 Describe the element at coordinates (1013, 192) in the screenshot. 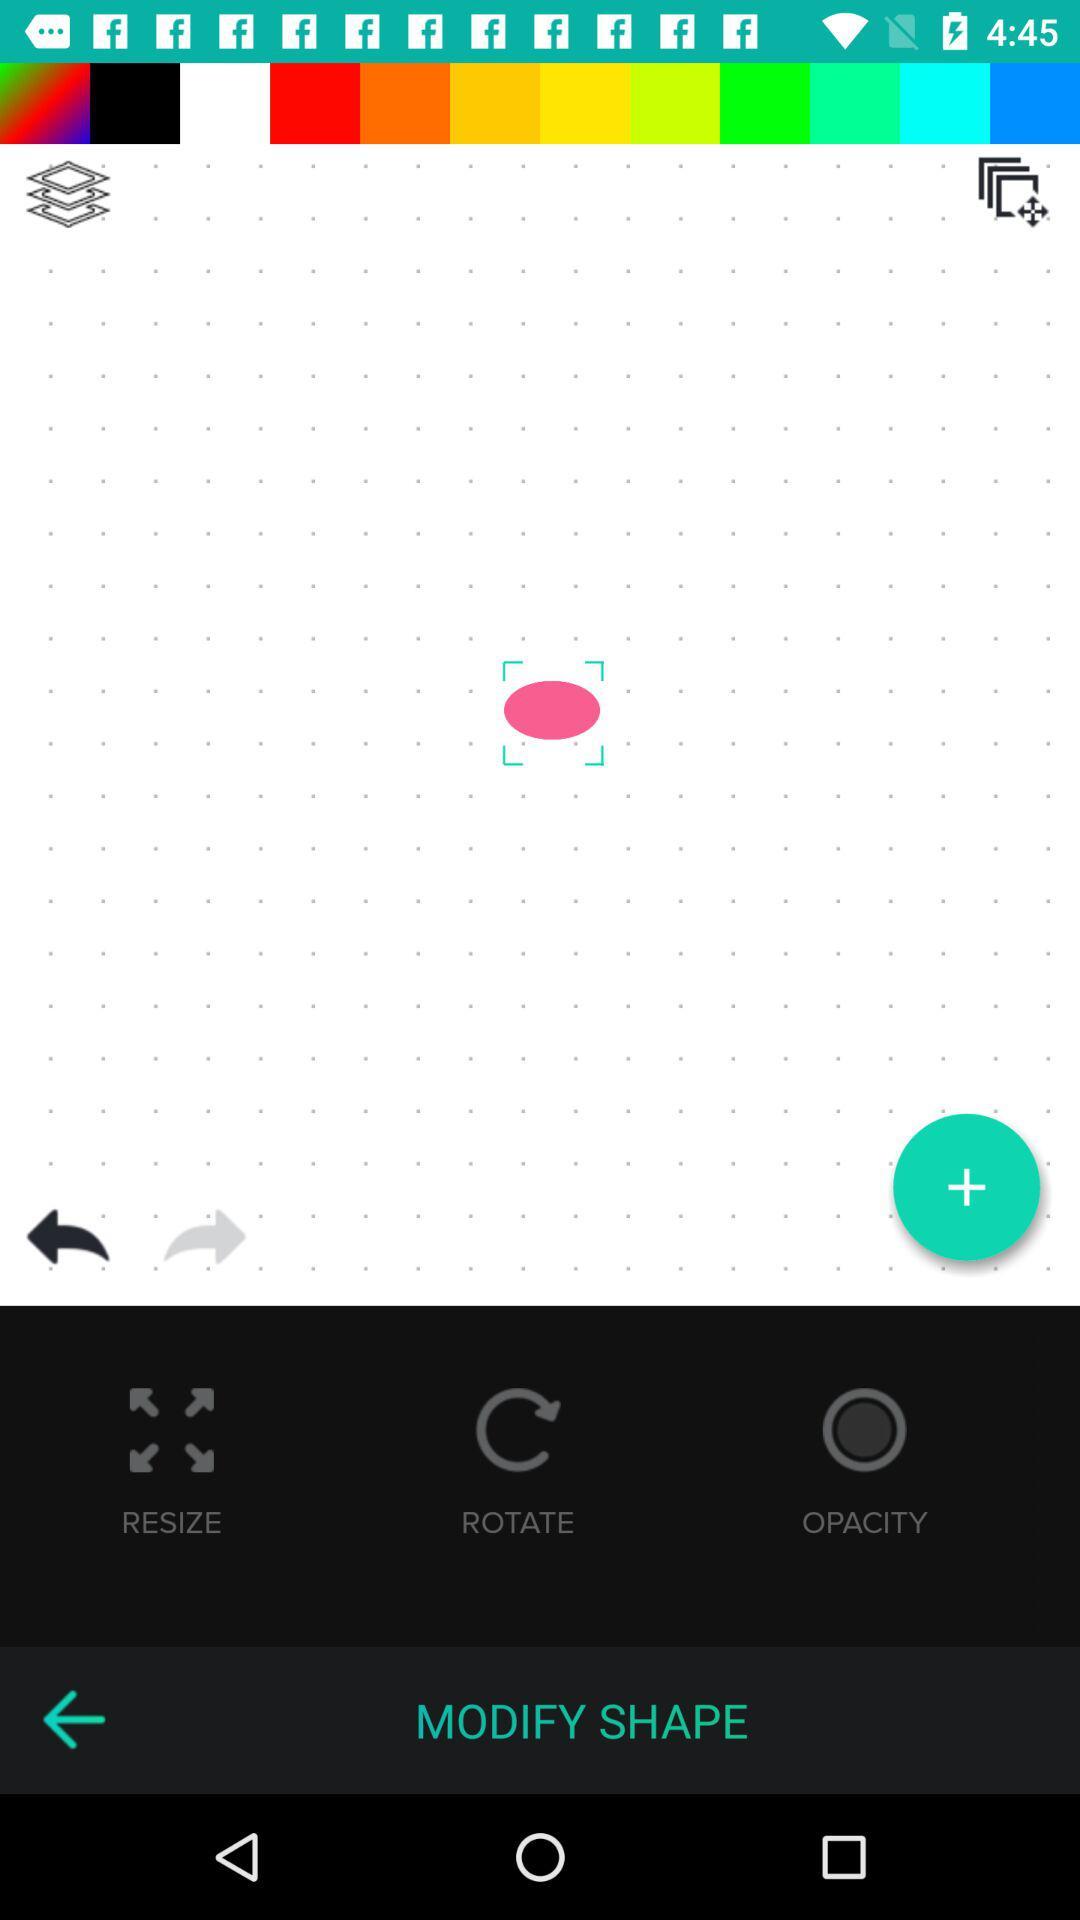

I see `change canvas size for art` at that location.